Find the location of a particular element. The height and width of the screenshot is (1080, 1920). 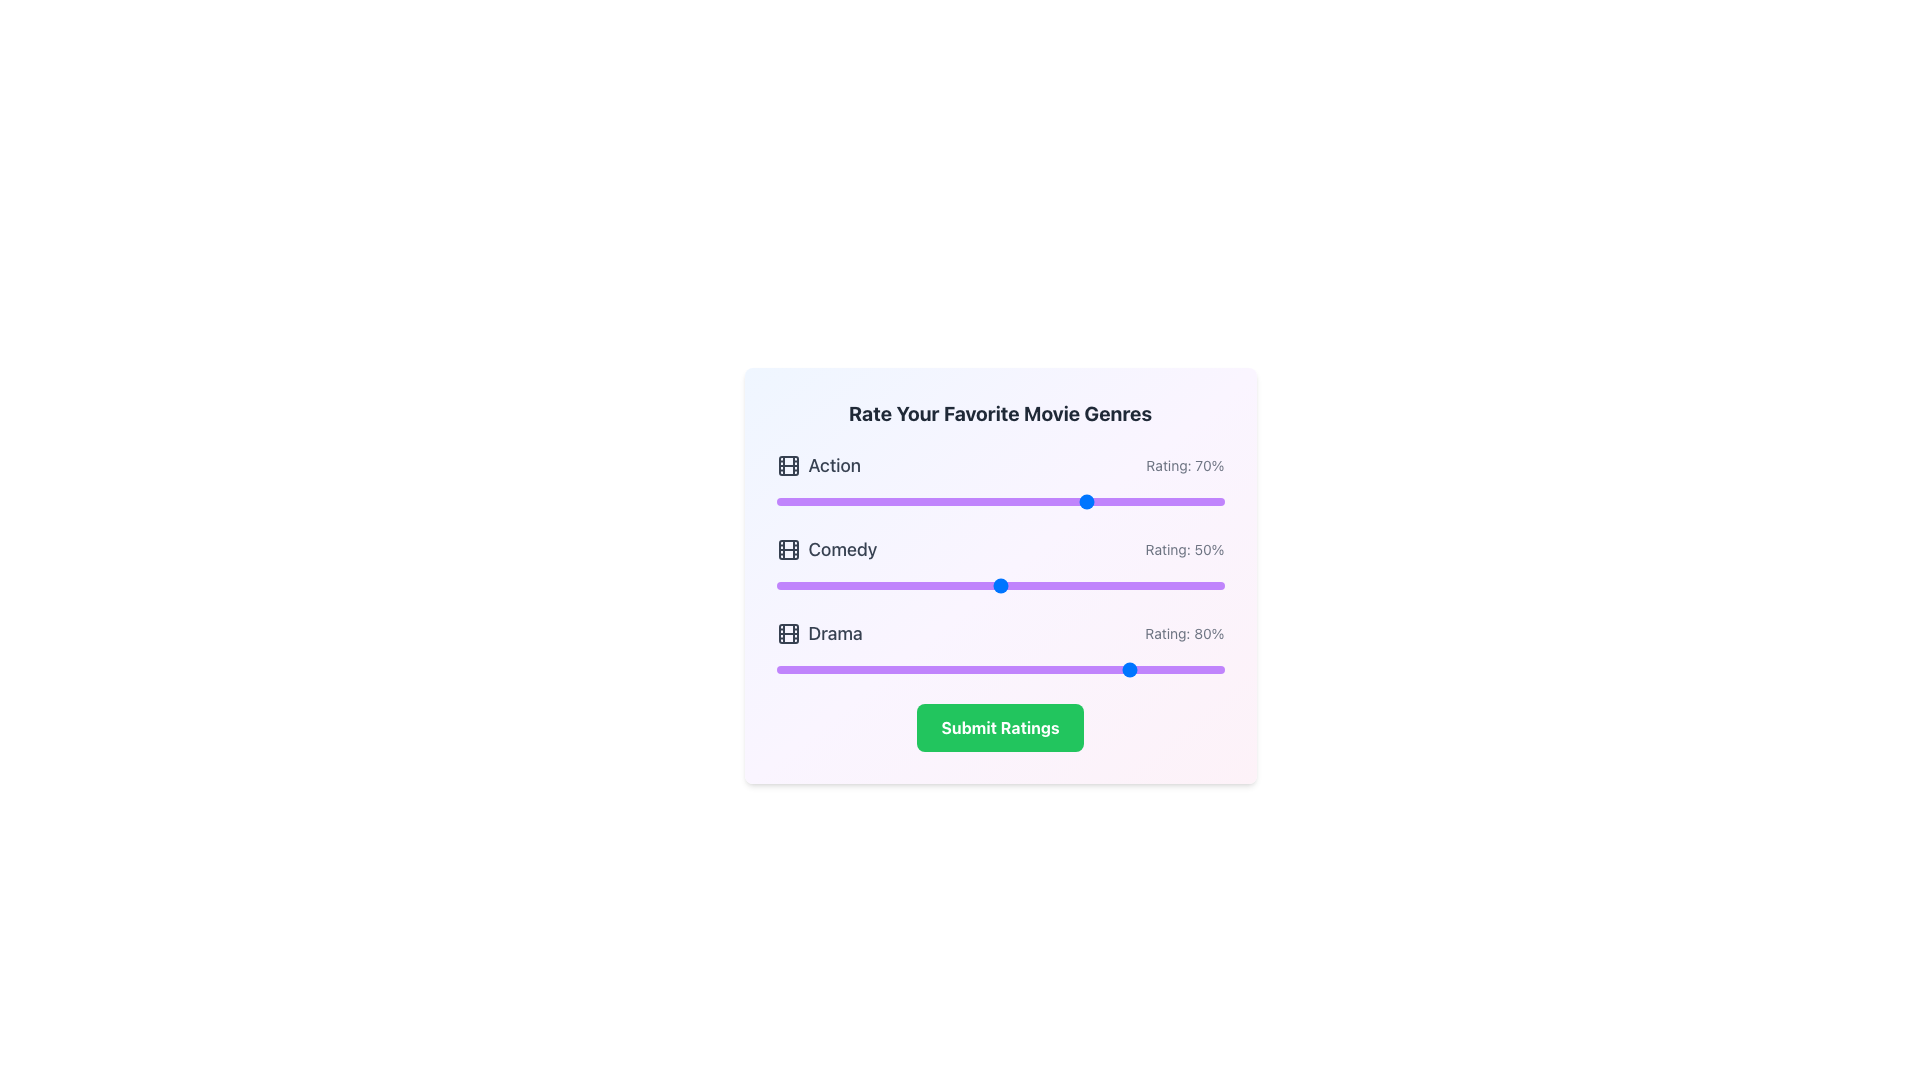

the slider value is located at coordinates (1093, 670).